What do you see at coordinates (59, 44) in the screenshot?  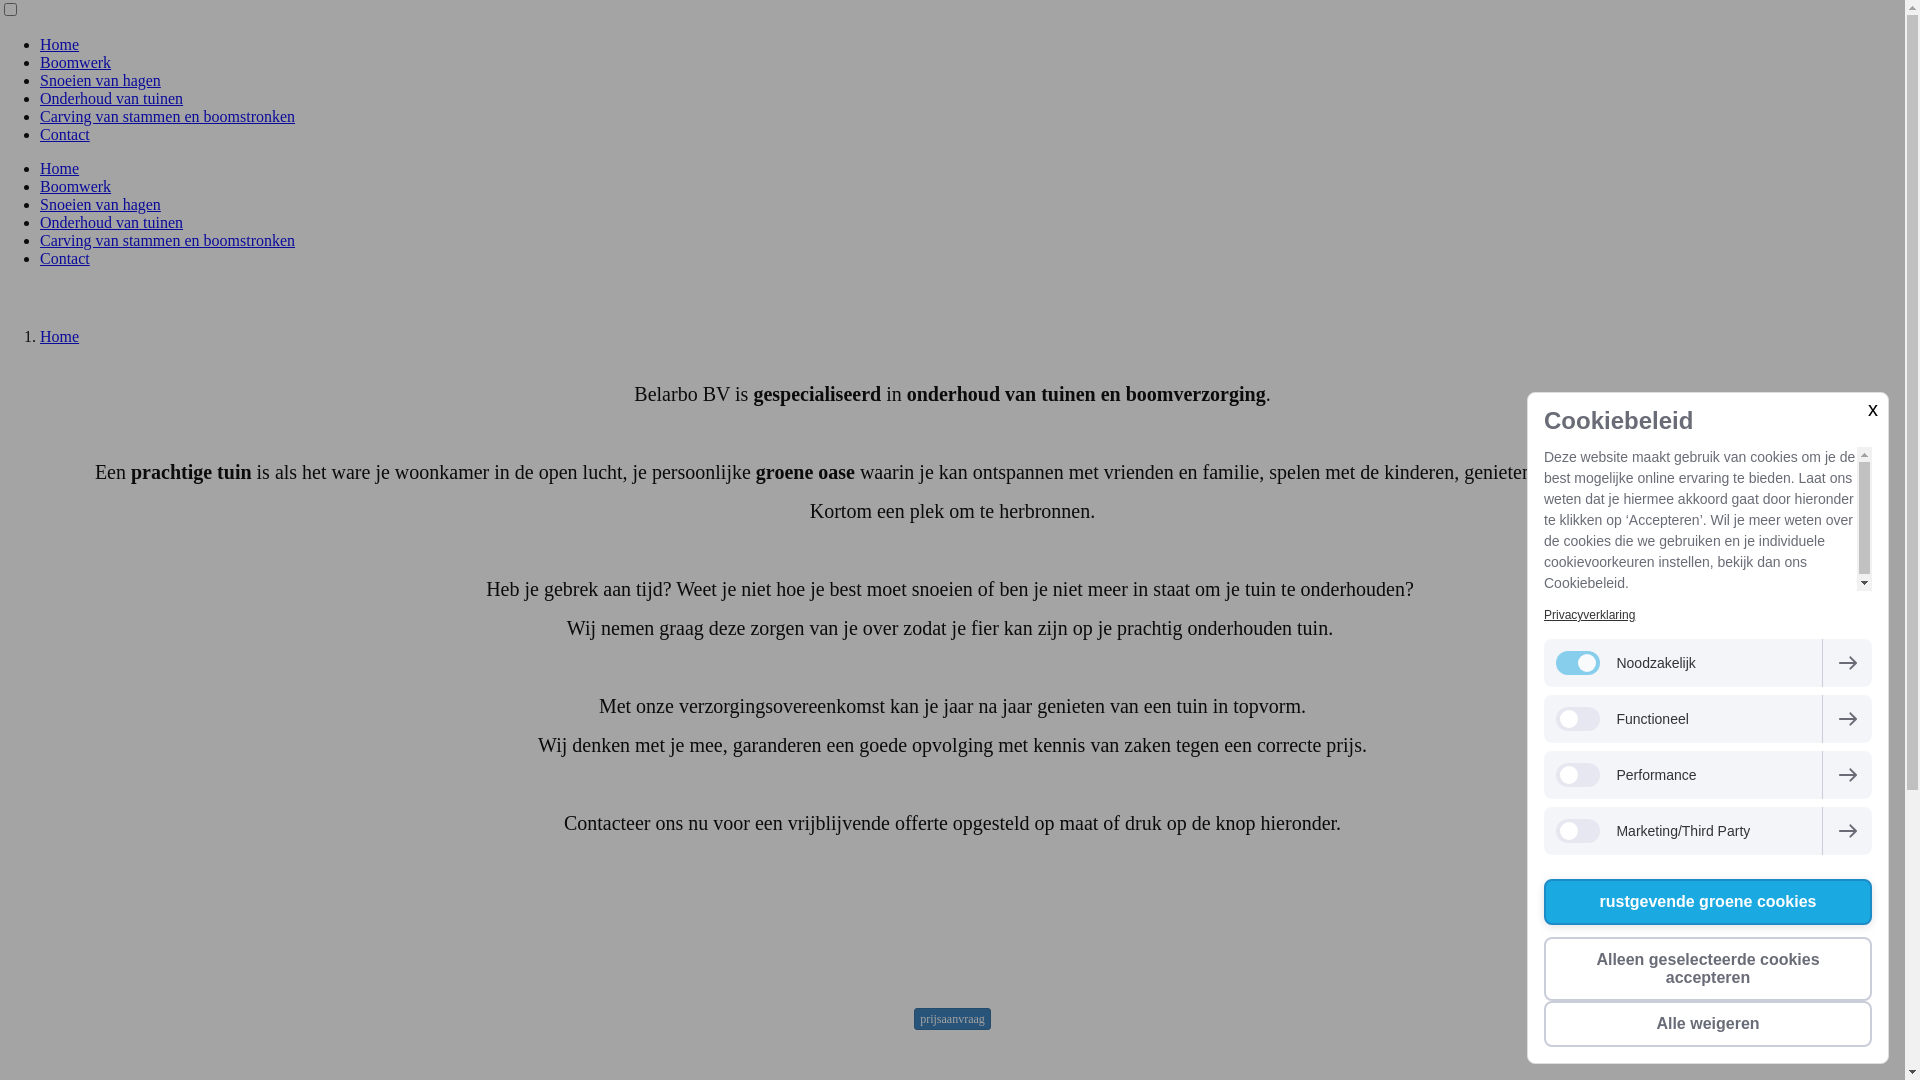 I see `'Home'` at bounding box center [59, 44].